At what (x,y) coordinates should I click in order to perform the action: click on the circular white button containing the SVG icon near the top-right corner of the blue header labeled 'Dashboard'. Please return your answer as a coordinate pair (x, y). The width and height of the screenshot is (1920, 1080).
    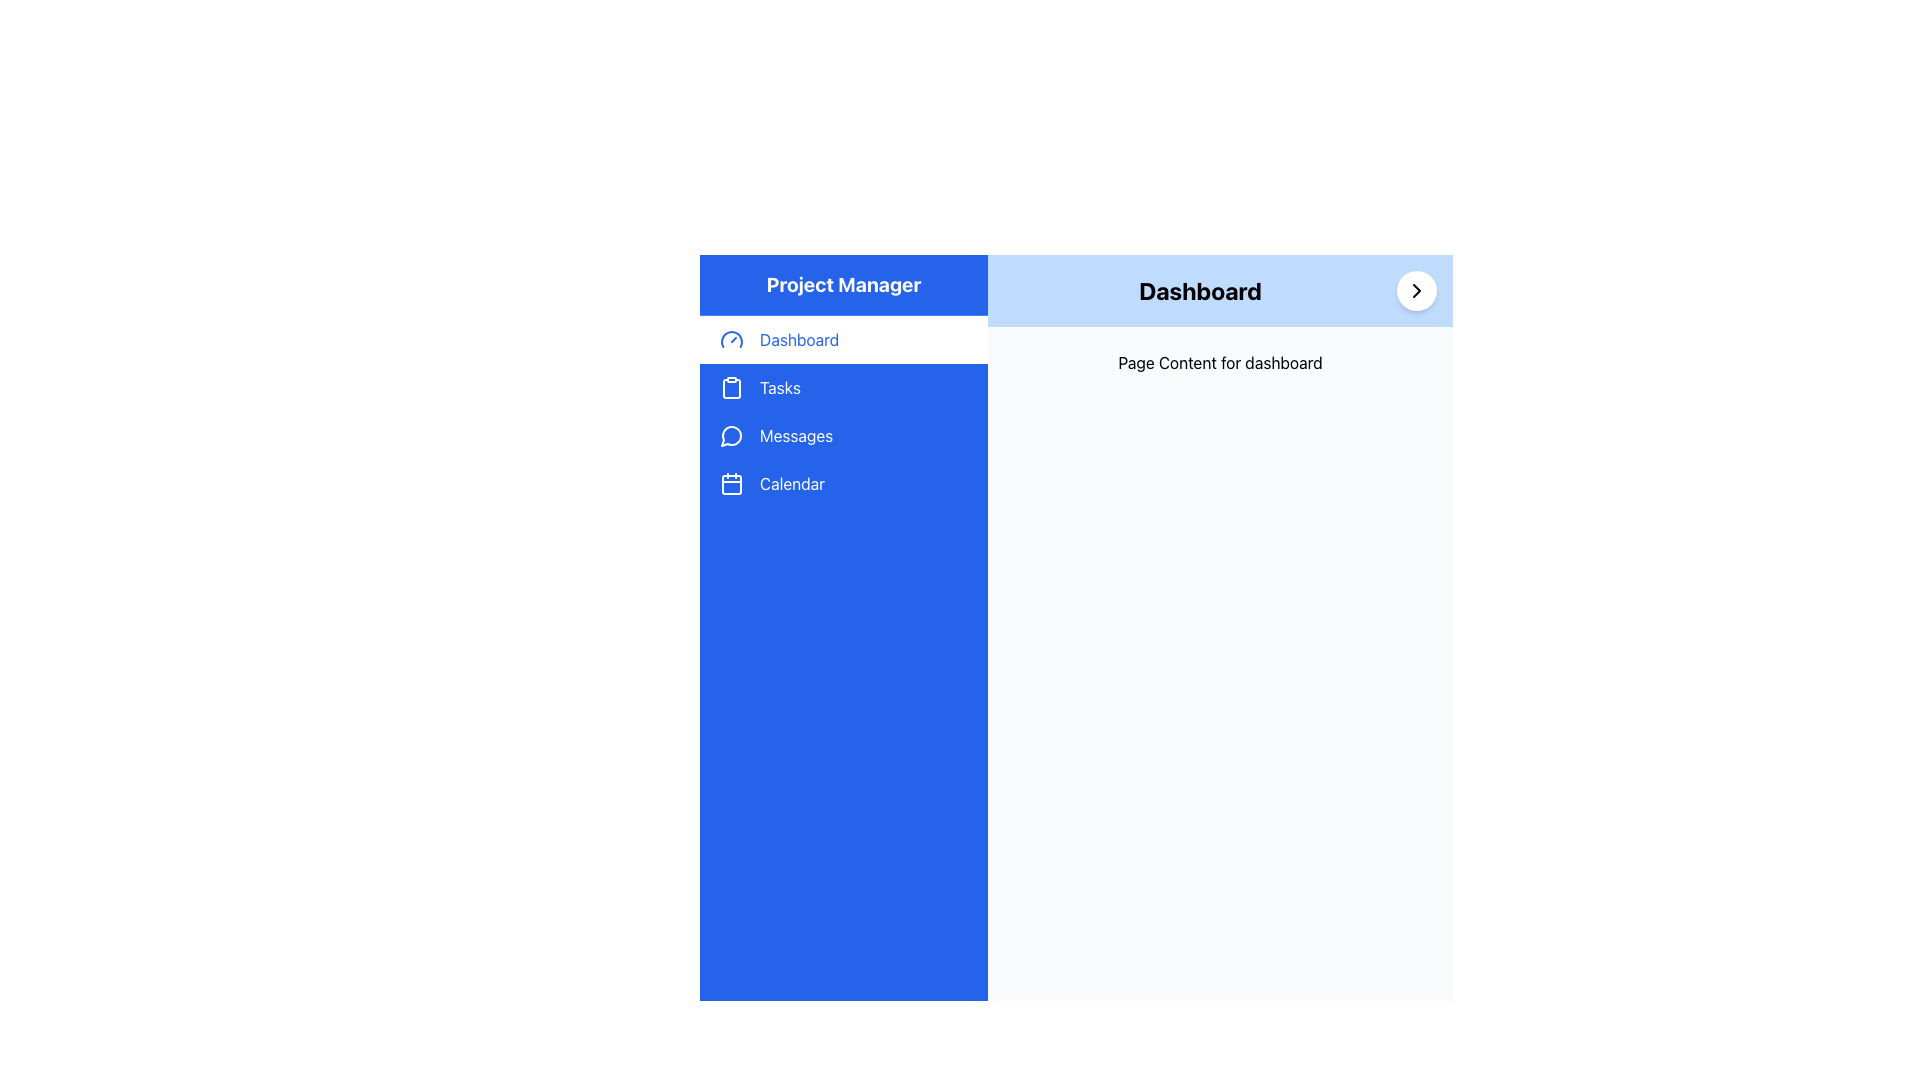
    Looking at the image, I should click on (1415, 290).